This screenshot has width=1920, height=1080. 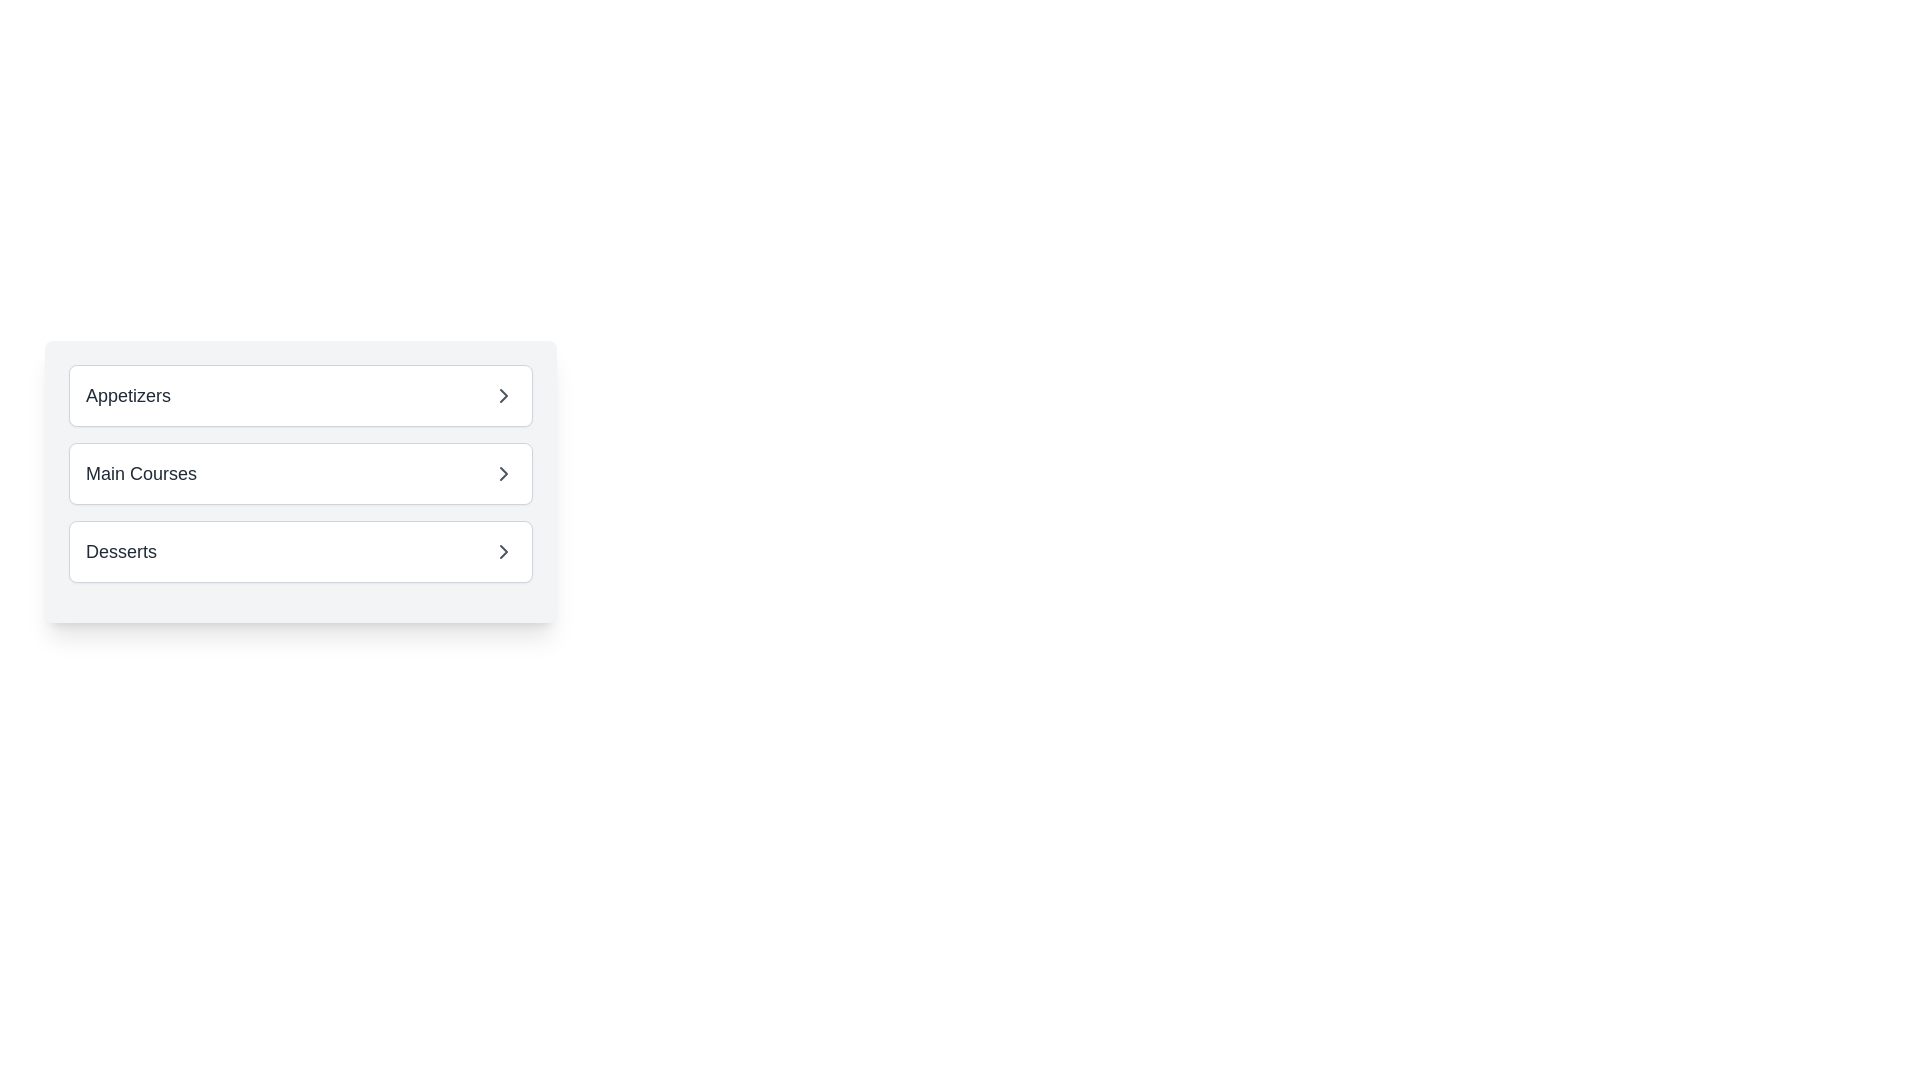 What do you see at coordinates (504, 396) in the screenshot?
I see `the icon located to the far right of the 'Appetizers' button, which serves as an indicator for further action regarding appetizers` at bounding box center [504, 396].